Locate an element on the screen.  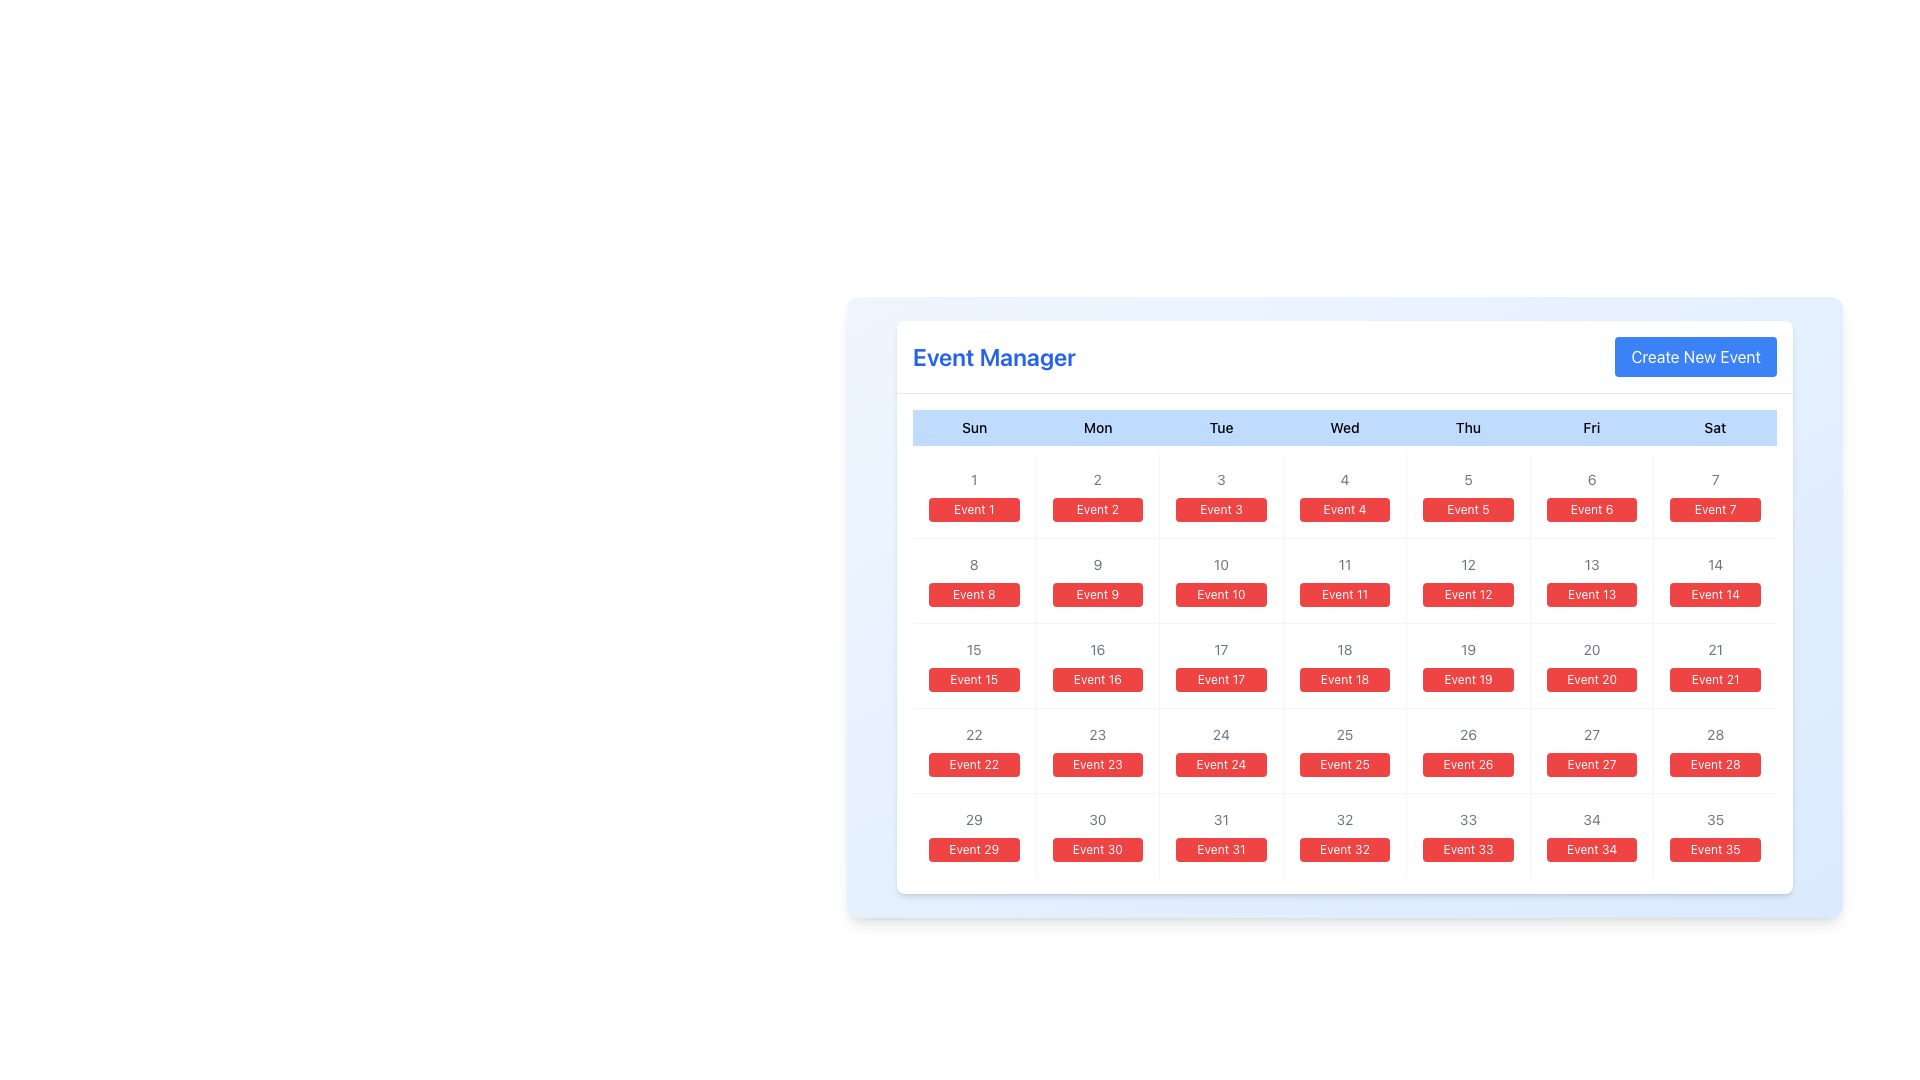
the list item with highlighted event labeled 'Event 14' is located at coordinates (1714, 581).